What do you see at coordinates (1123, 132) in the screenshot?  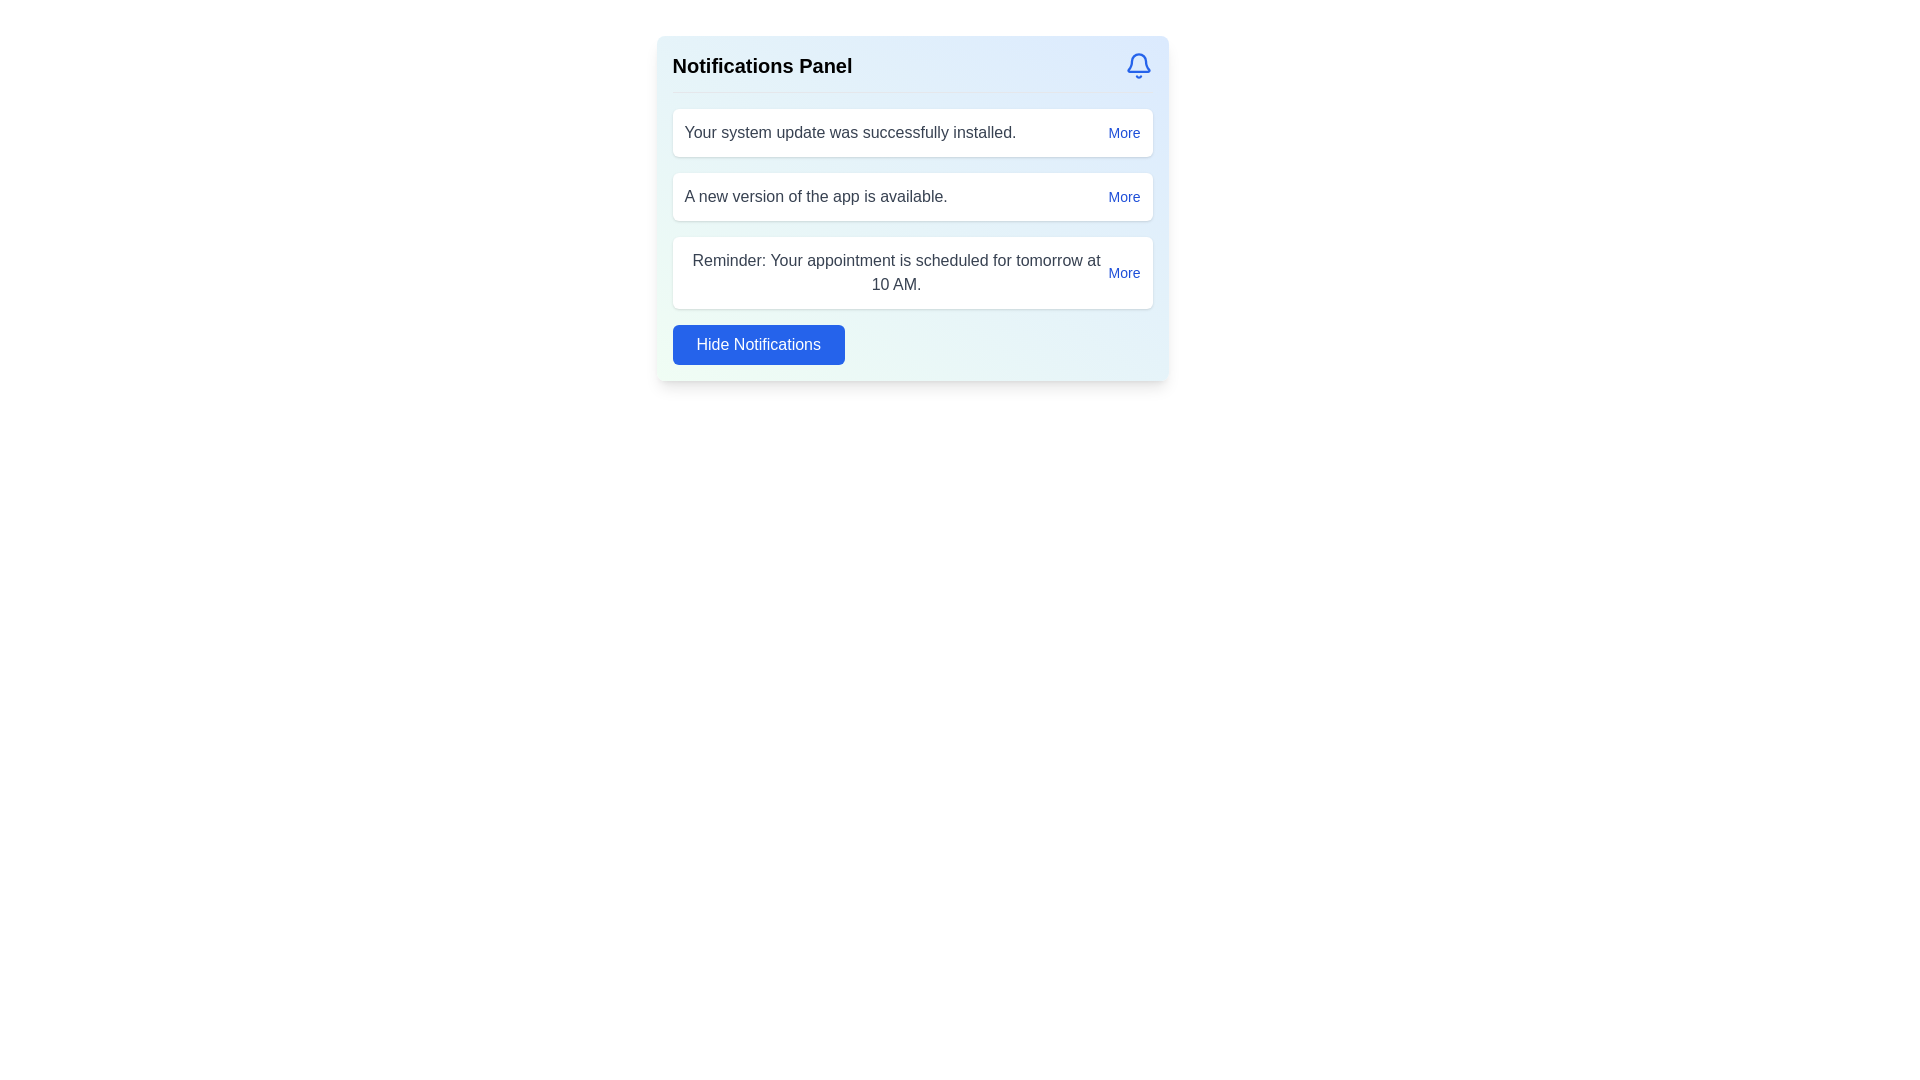 I see `the 'More' link located in the first notification card of the Notifications Panel` at bounding box center [1123, 132].